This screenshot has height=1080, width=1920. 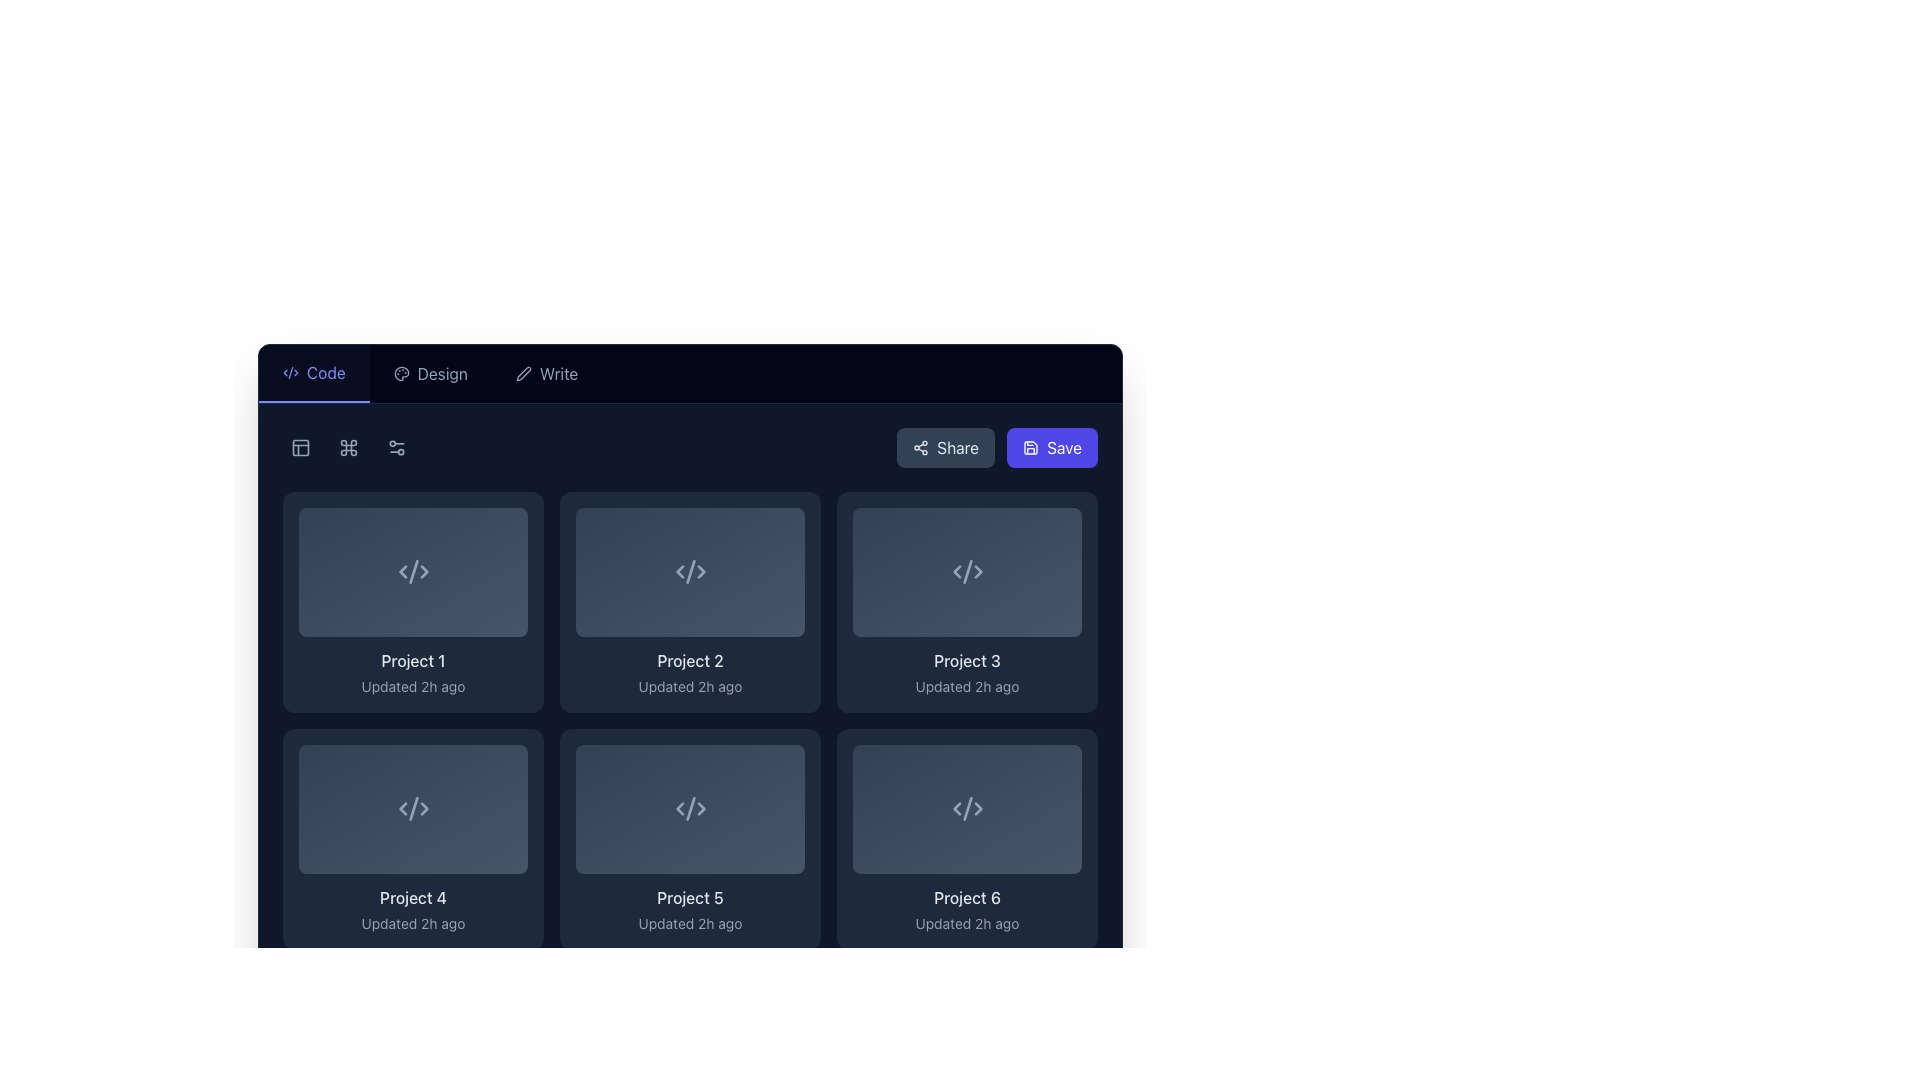 What do you see at coordinates (997, 446) in the screenshot?
I see `the 'Share' button located in the top right of the interface, which has a dark background and light text` at bounding box center [997, 446].